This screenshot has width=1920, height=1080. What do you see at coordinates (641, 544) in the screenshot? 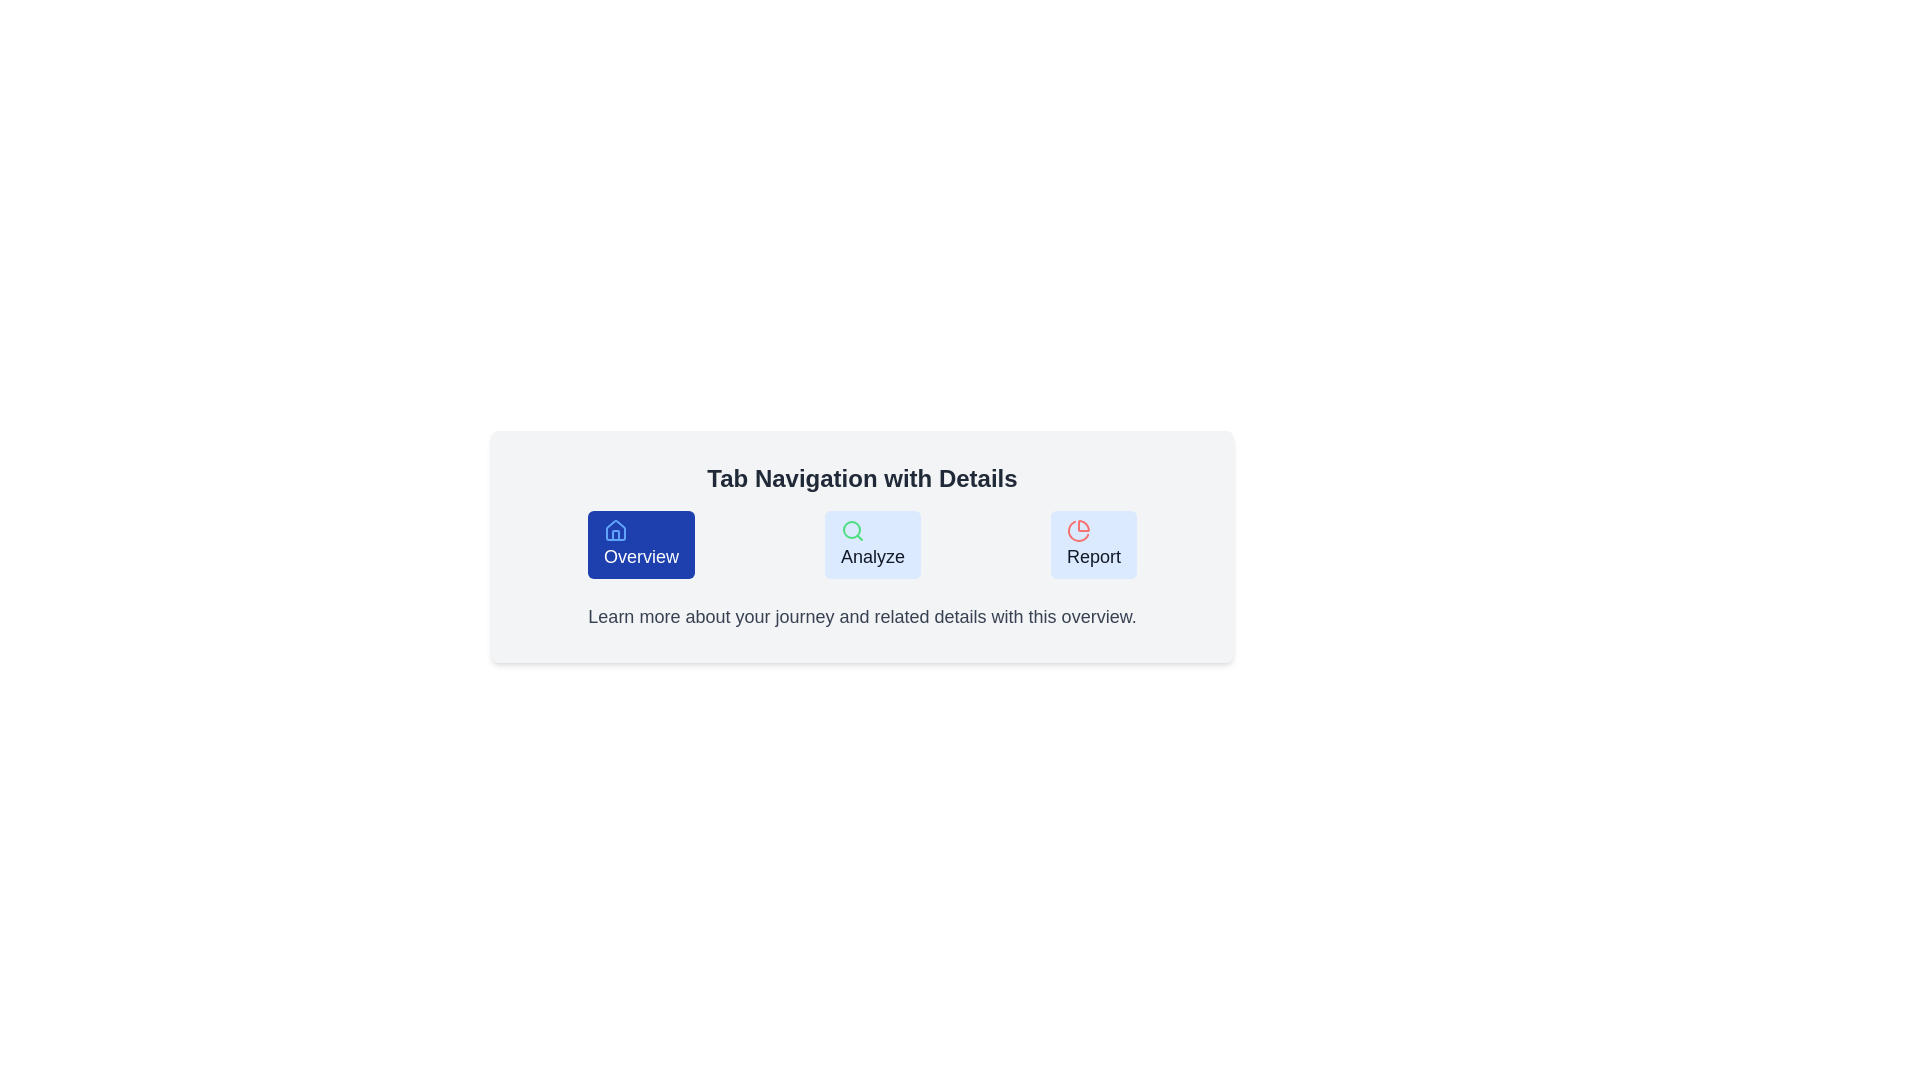
I see `the Overview tab` at bounding box center [641, 544].